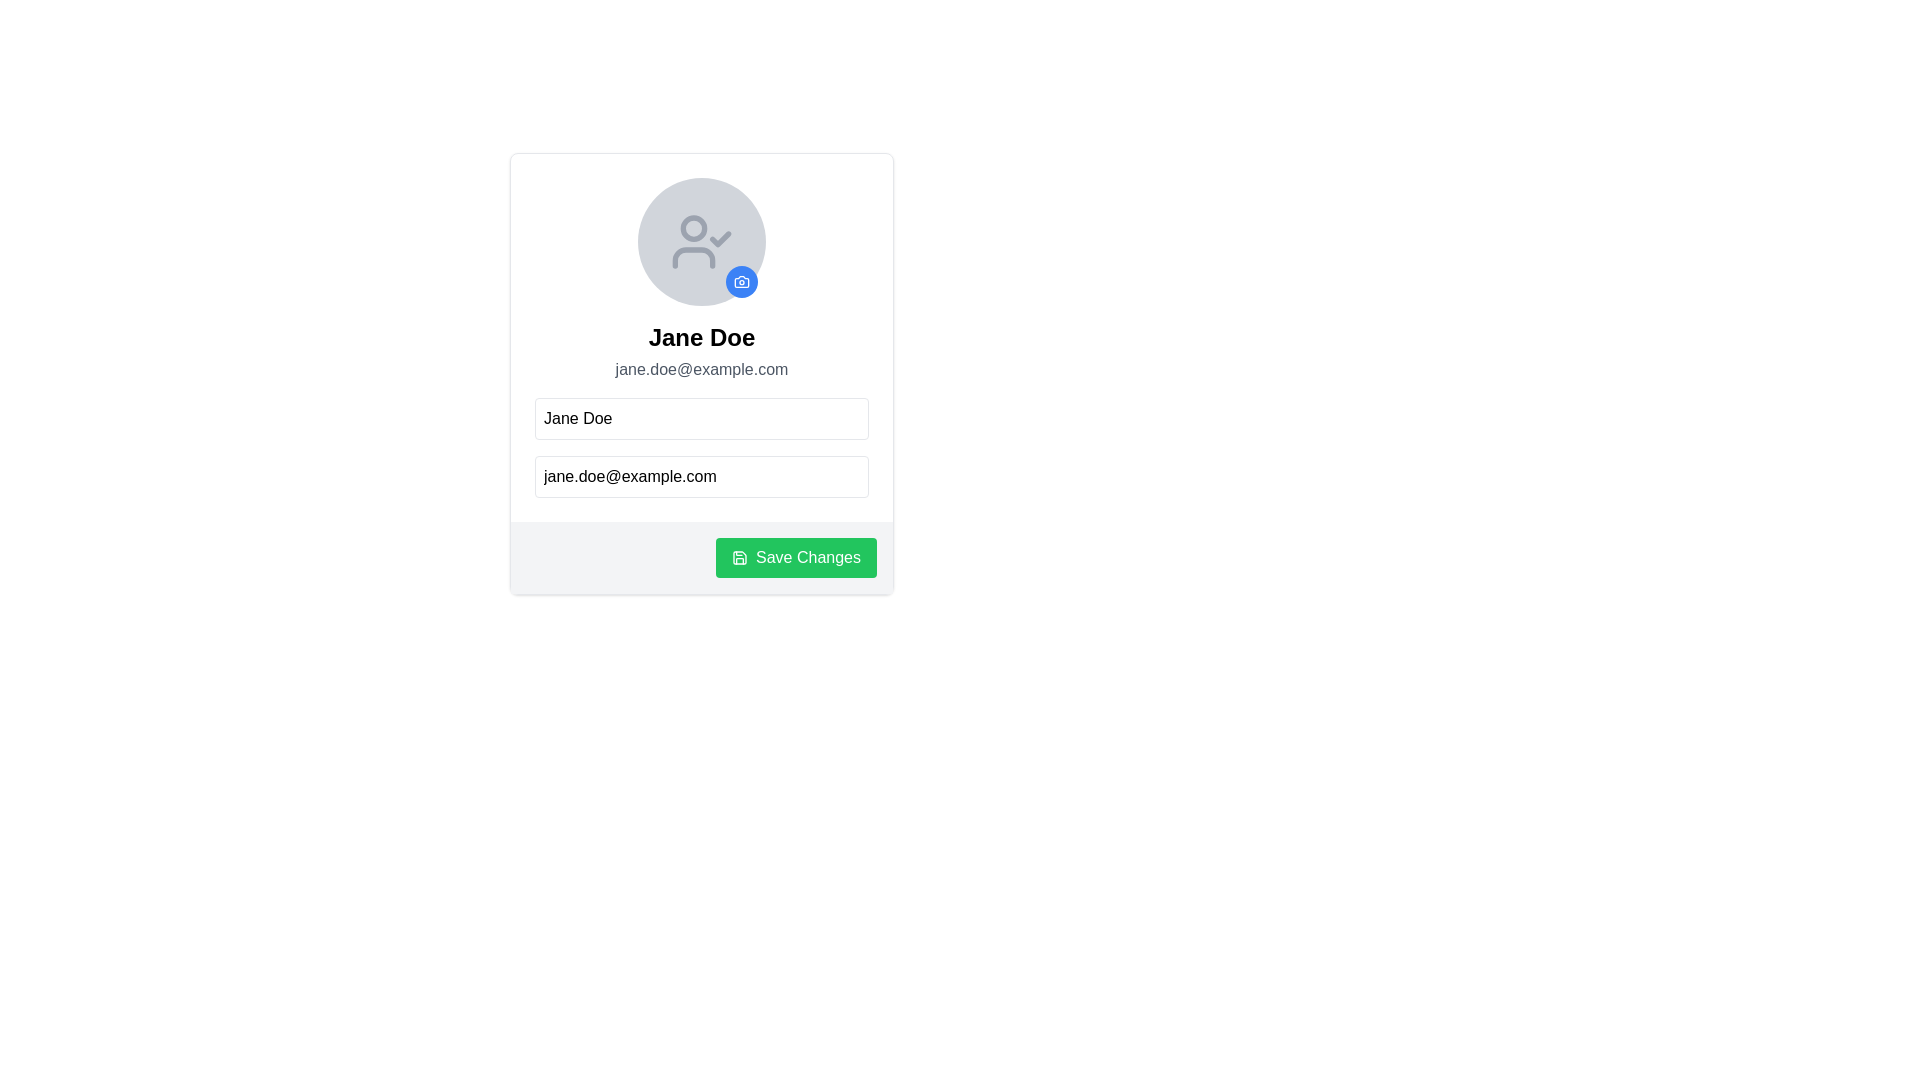  What do you see at coordinates (694, 226) in the screenshot?
I see `the small circular icon that is part of the user profile avatar located at the top section of the display panel` at bounding box center [694, 226].